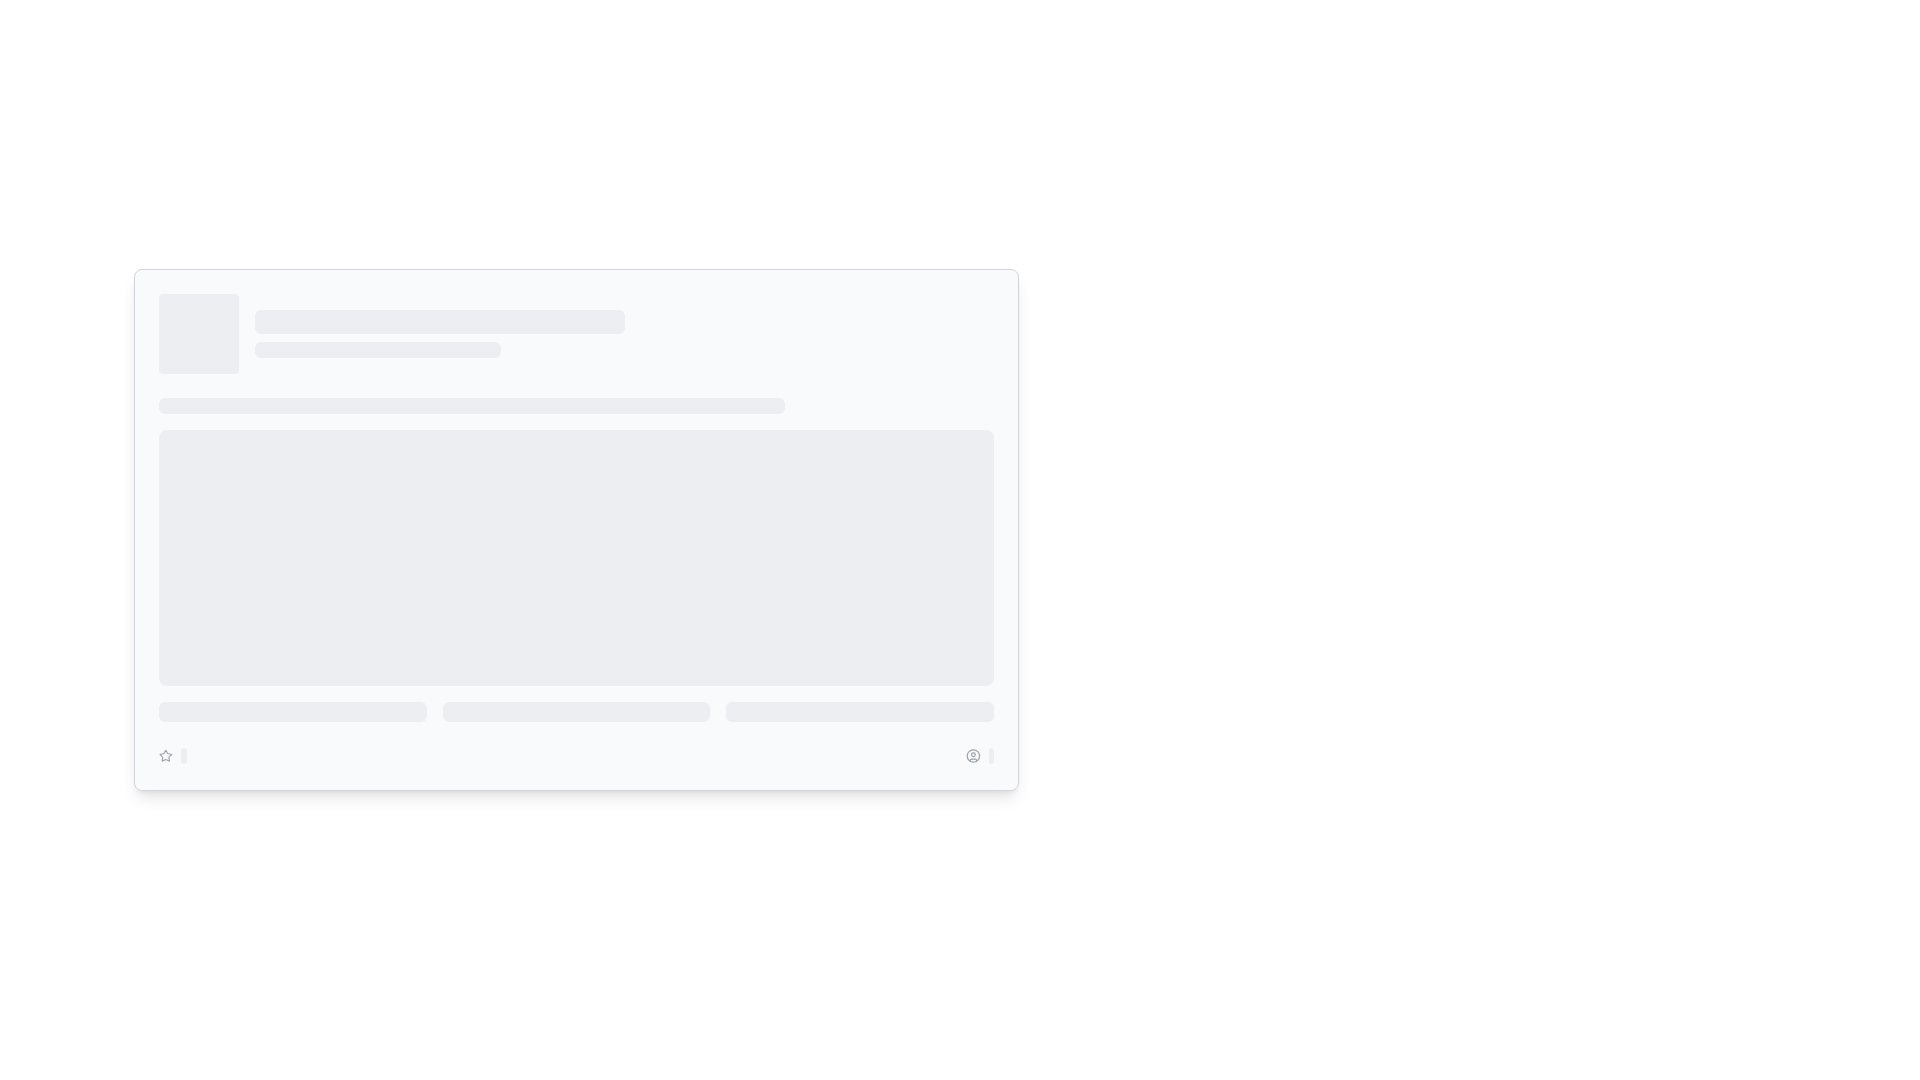 Image resolution: width=1920 pixels, height=1080 pixels. I want to click on the interactive icon located at the leftmost side of a row of three elements, which likely represents a rating or favorite system, so click(165, 756).